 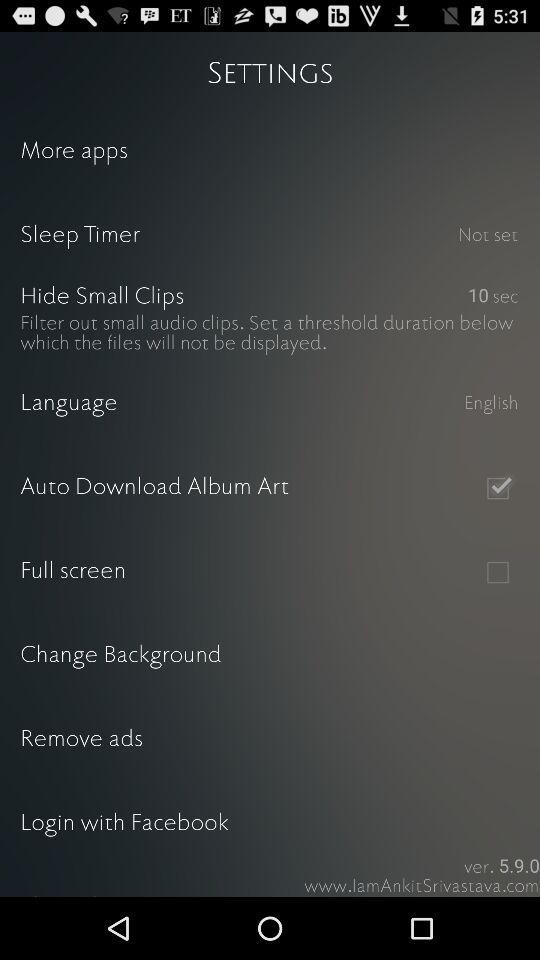 I want to click on the remove ads item, so click(x=270, y=739).